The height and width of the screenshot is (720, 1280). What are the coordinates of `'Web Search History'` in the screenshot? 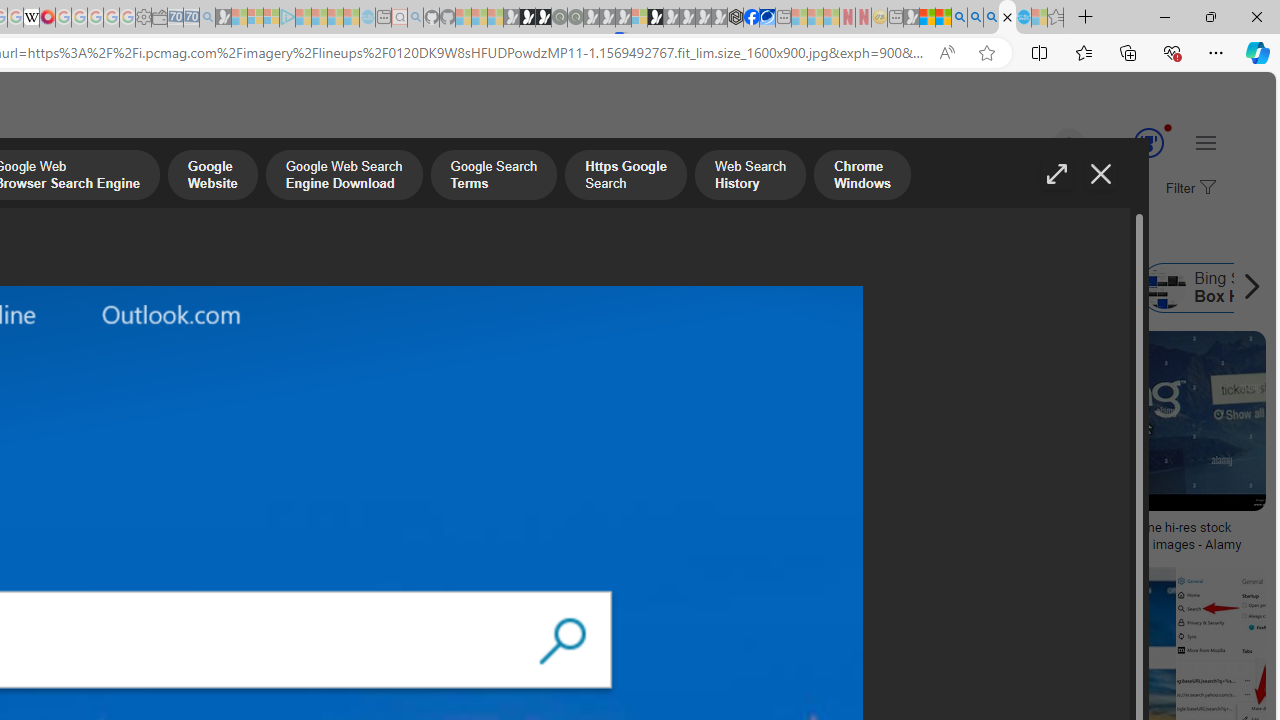 It's located at (749, 176).